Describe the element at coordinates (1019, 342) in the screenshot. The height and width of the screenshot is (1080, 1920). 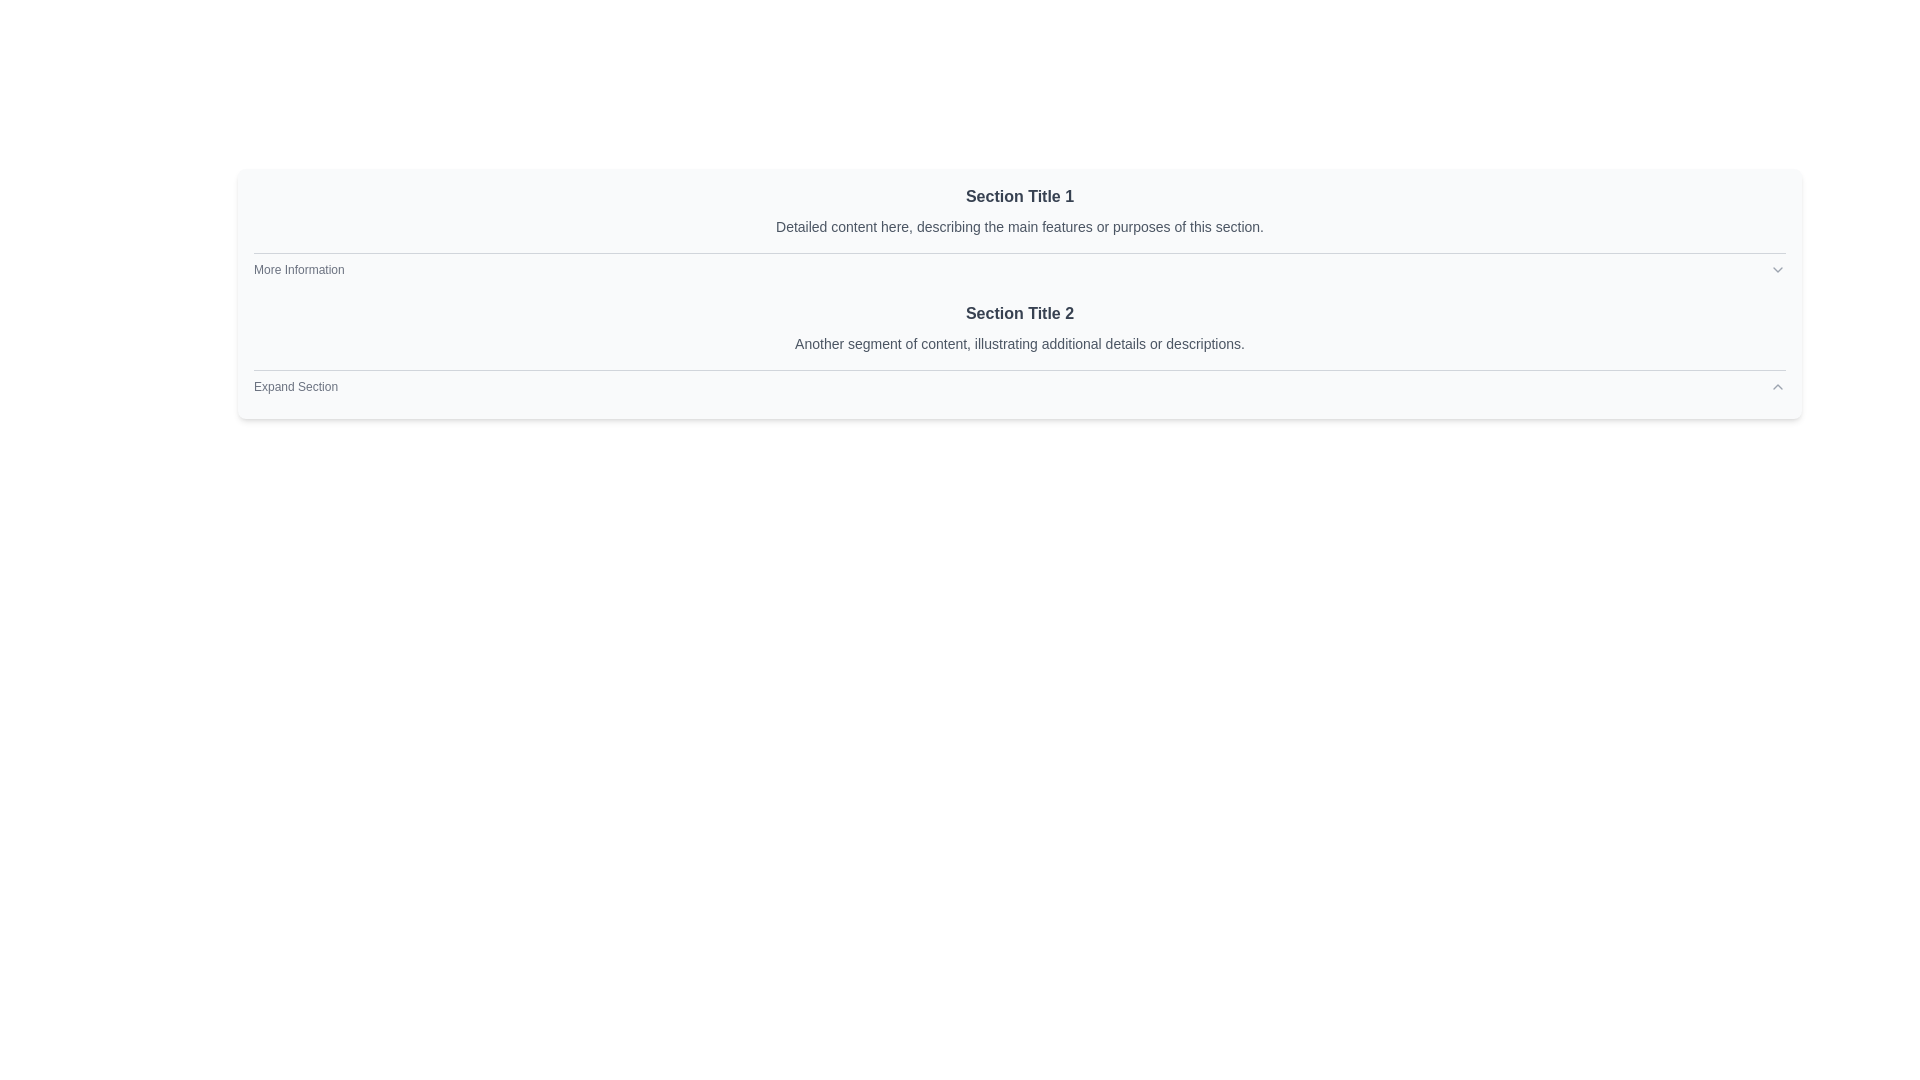
I see `the text label reading 'Another segment of content, illustrating additional details or descriptions.' which is styled in gray and positioned below the title 'Section Title 2'` at that location.